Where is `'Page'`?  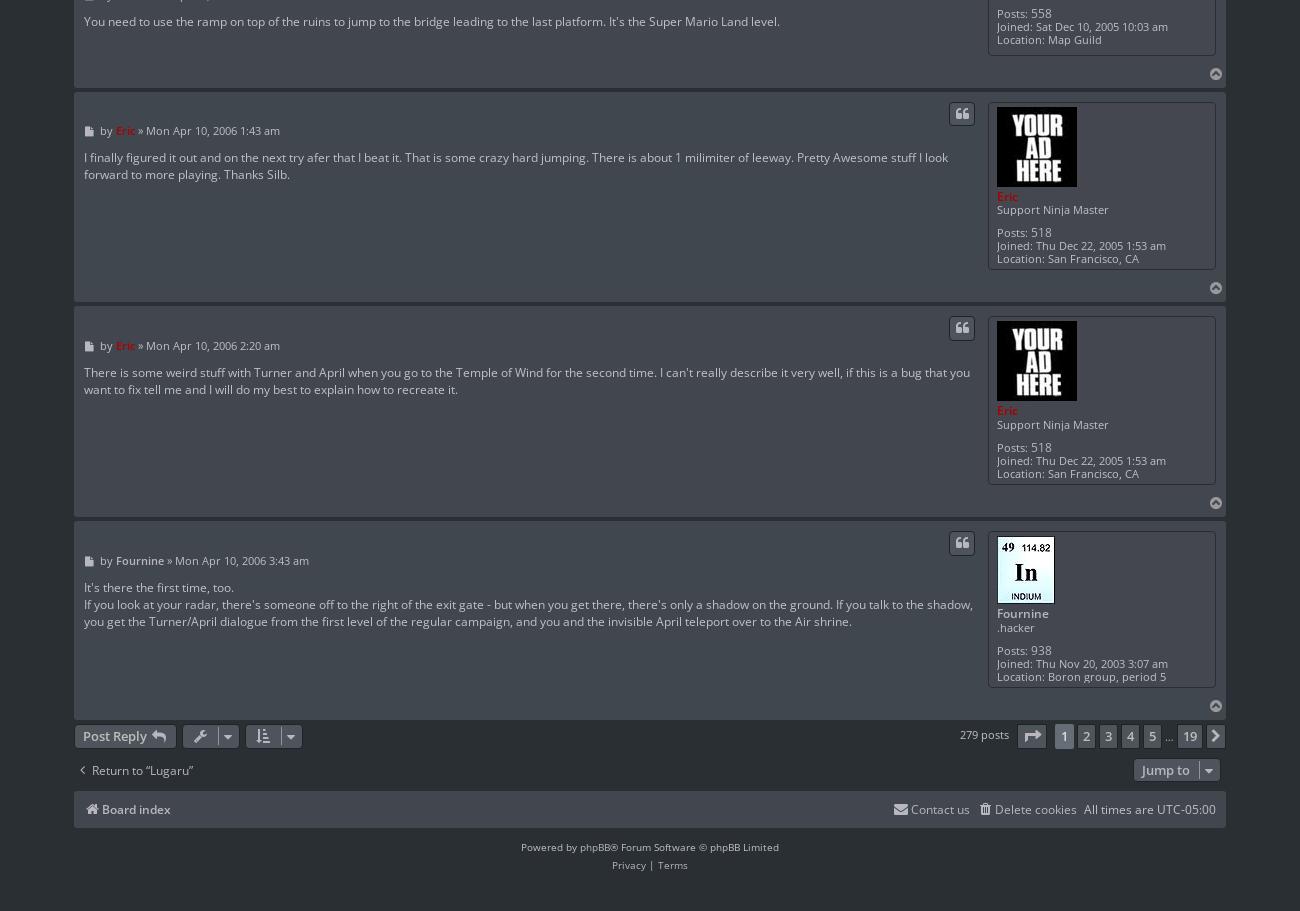
'Page' is located at coordinates (1041, 734).